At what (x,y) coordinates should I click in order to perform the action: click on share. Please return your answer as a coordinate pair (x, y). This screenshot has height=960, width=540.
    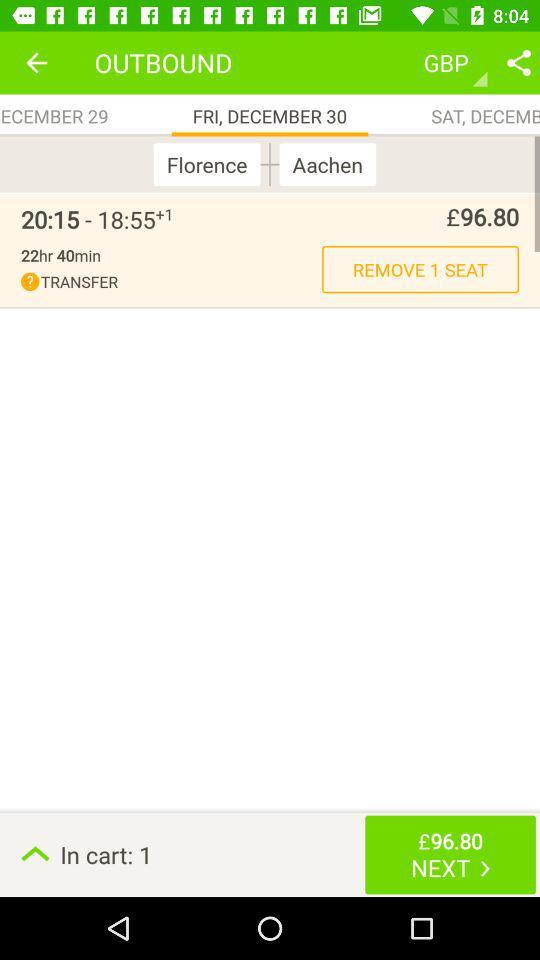
    Looking at the image, I should click on (518, 62).